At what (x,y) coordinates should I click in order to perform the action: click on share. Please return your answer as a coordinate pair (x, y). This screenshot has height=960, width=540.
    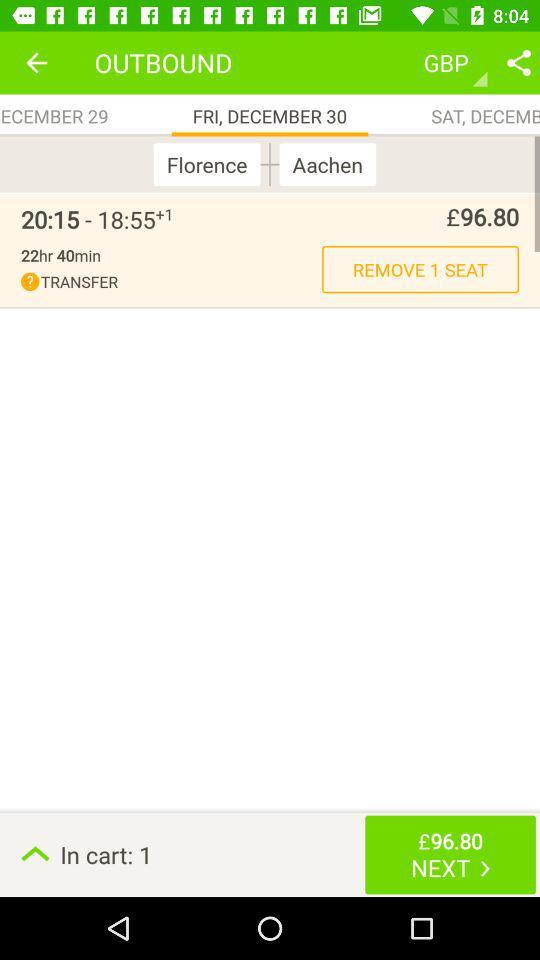
    Looking at the image, I should click on (518, 62).